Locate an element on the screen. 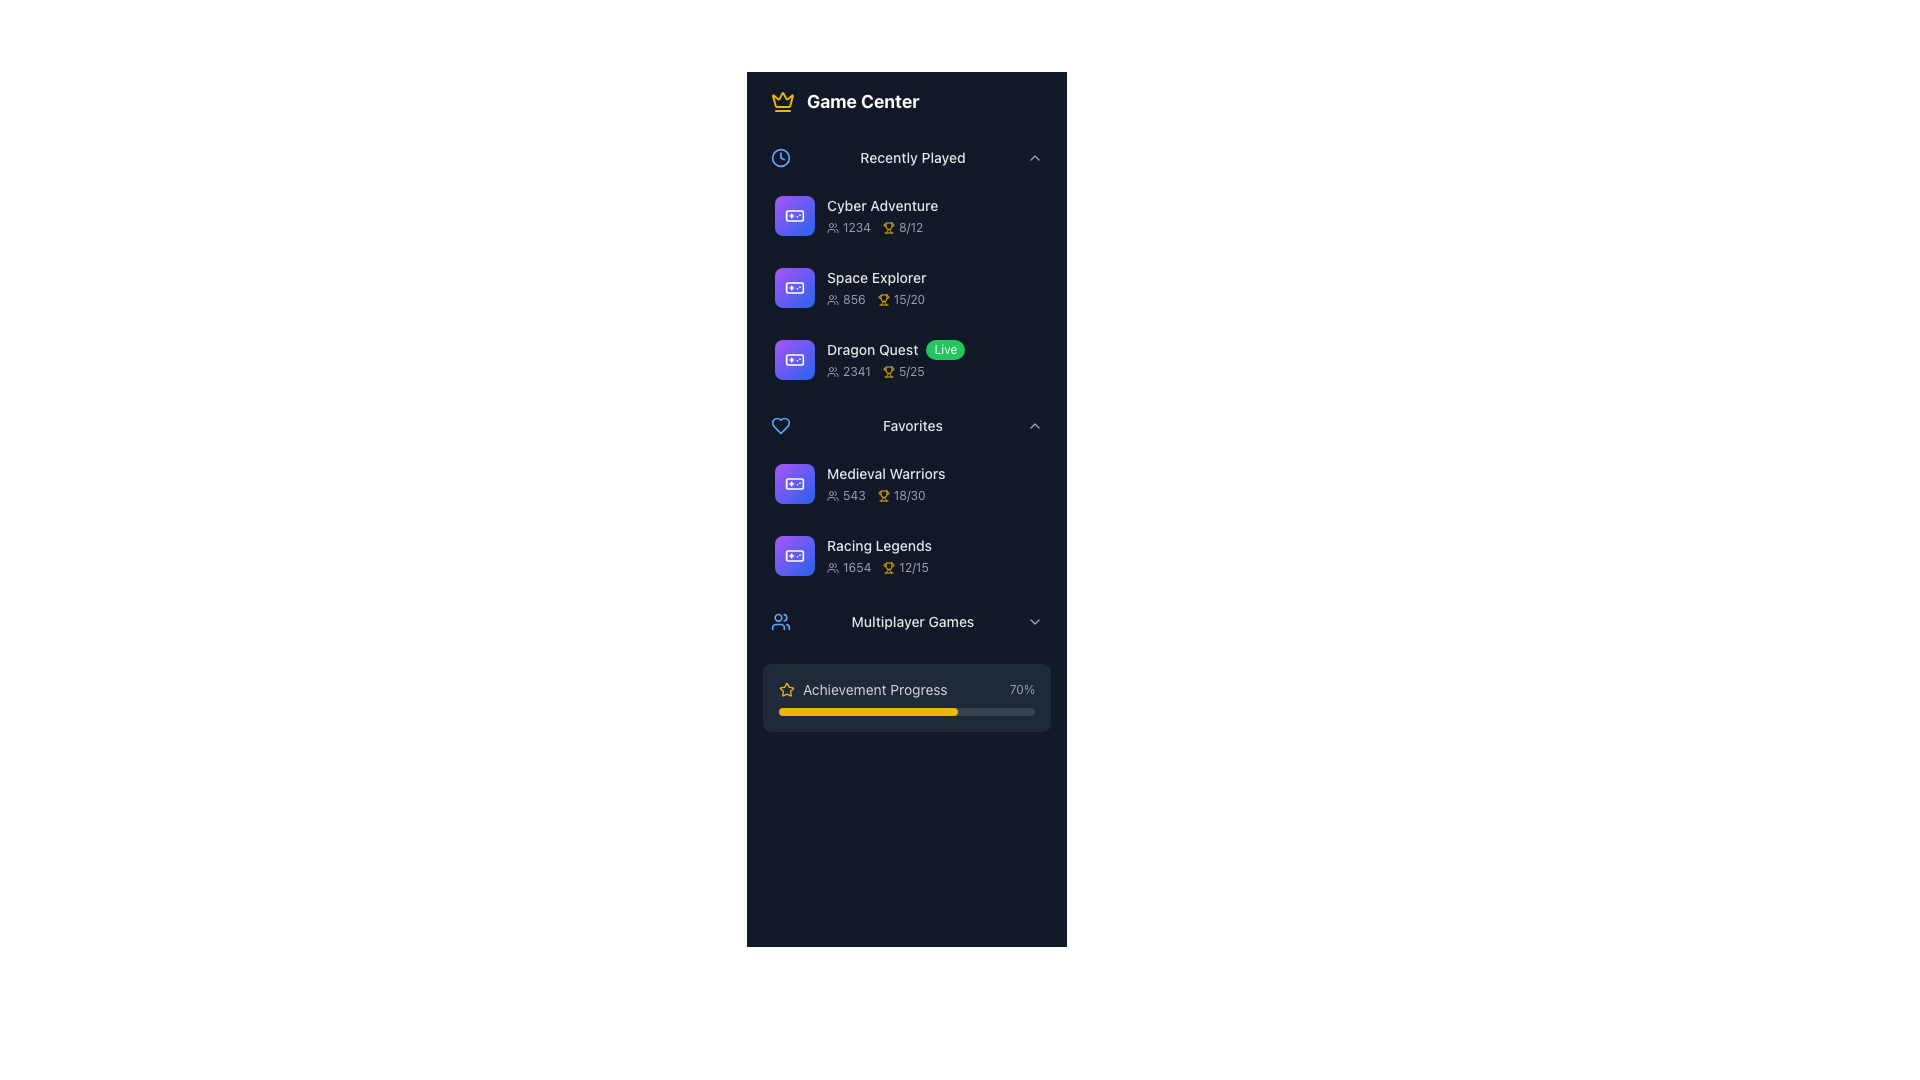 This screenshot has height=1080, width=1920. the star icon with a five-pointed design that has yellow outlines and a dark blue background, located in the 'Favorites' section adjacent to a numeric value and game title is located at coordinates (786, 688).